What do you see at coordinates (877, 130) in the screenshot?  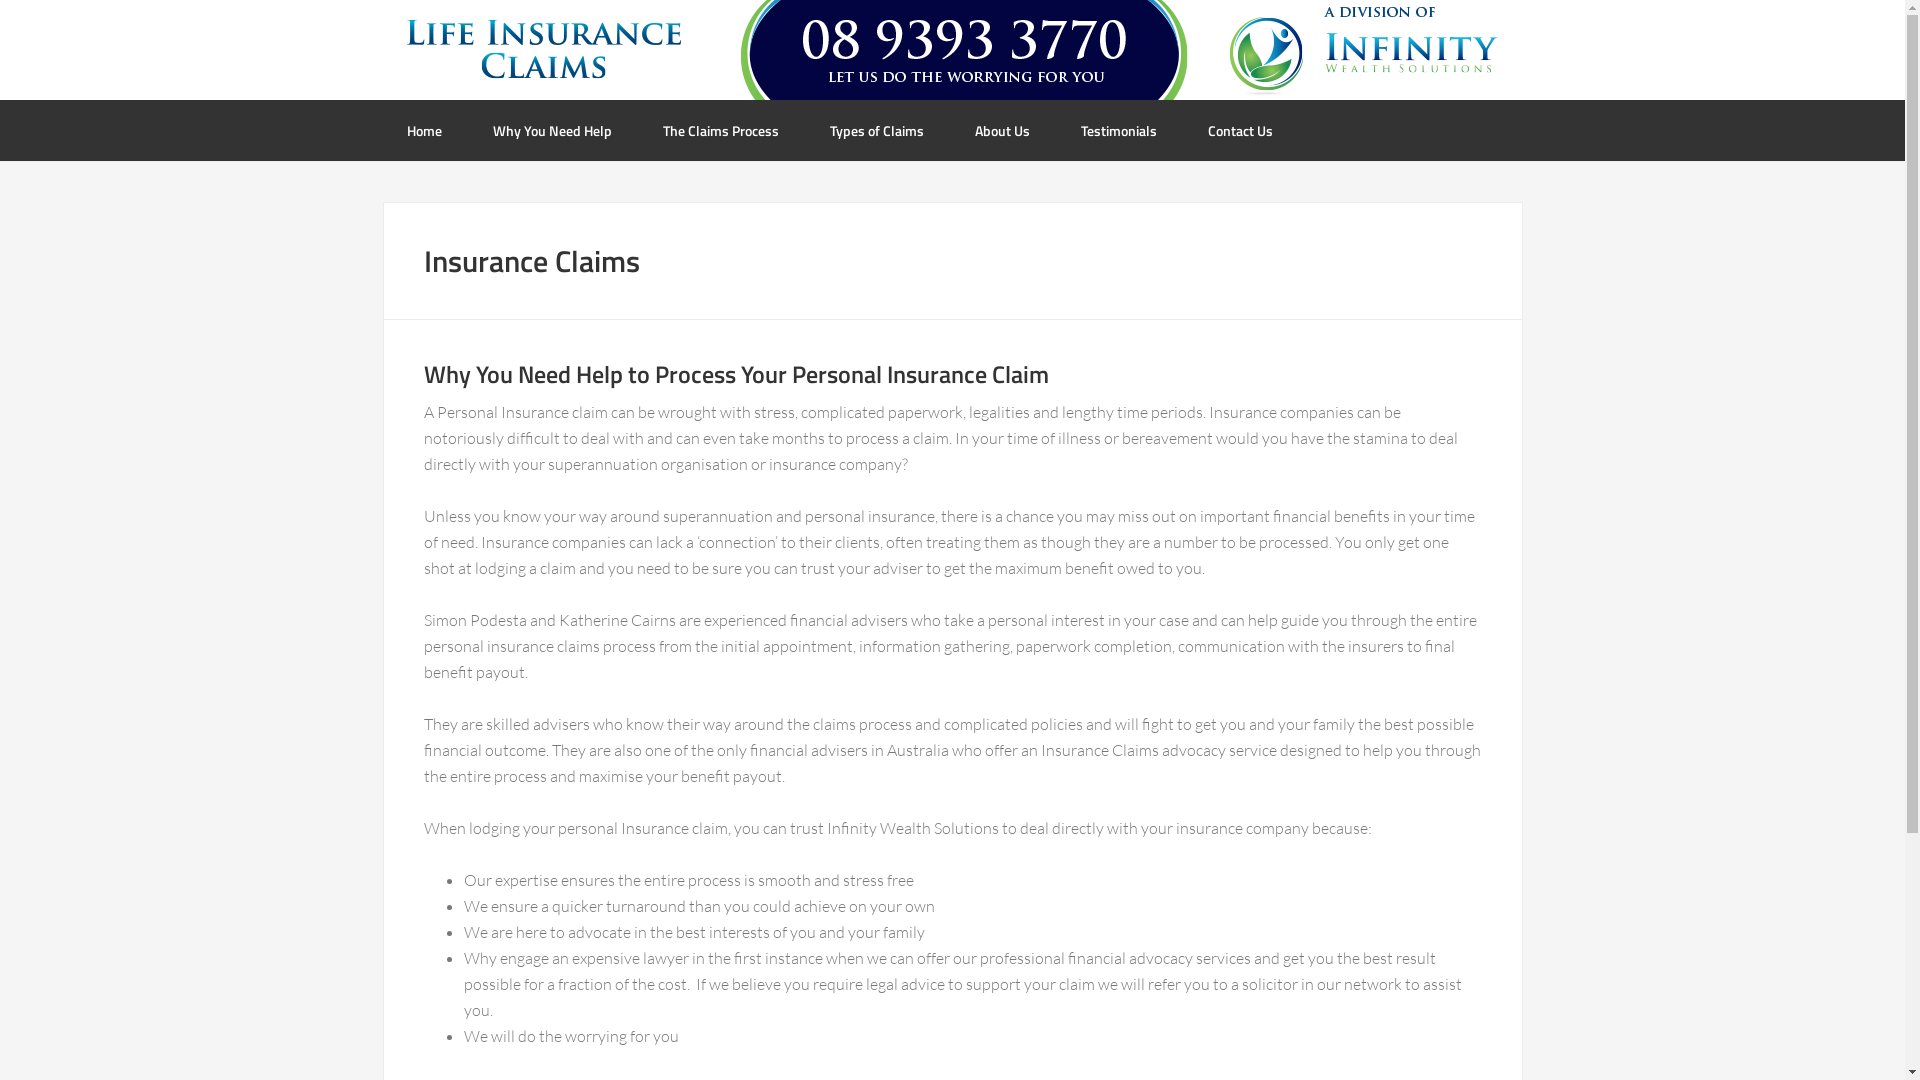 I see `'Types of Claims'` at bounding box center [877, 130].